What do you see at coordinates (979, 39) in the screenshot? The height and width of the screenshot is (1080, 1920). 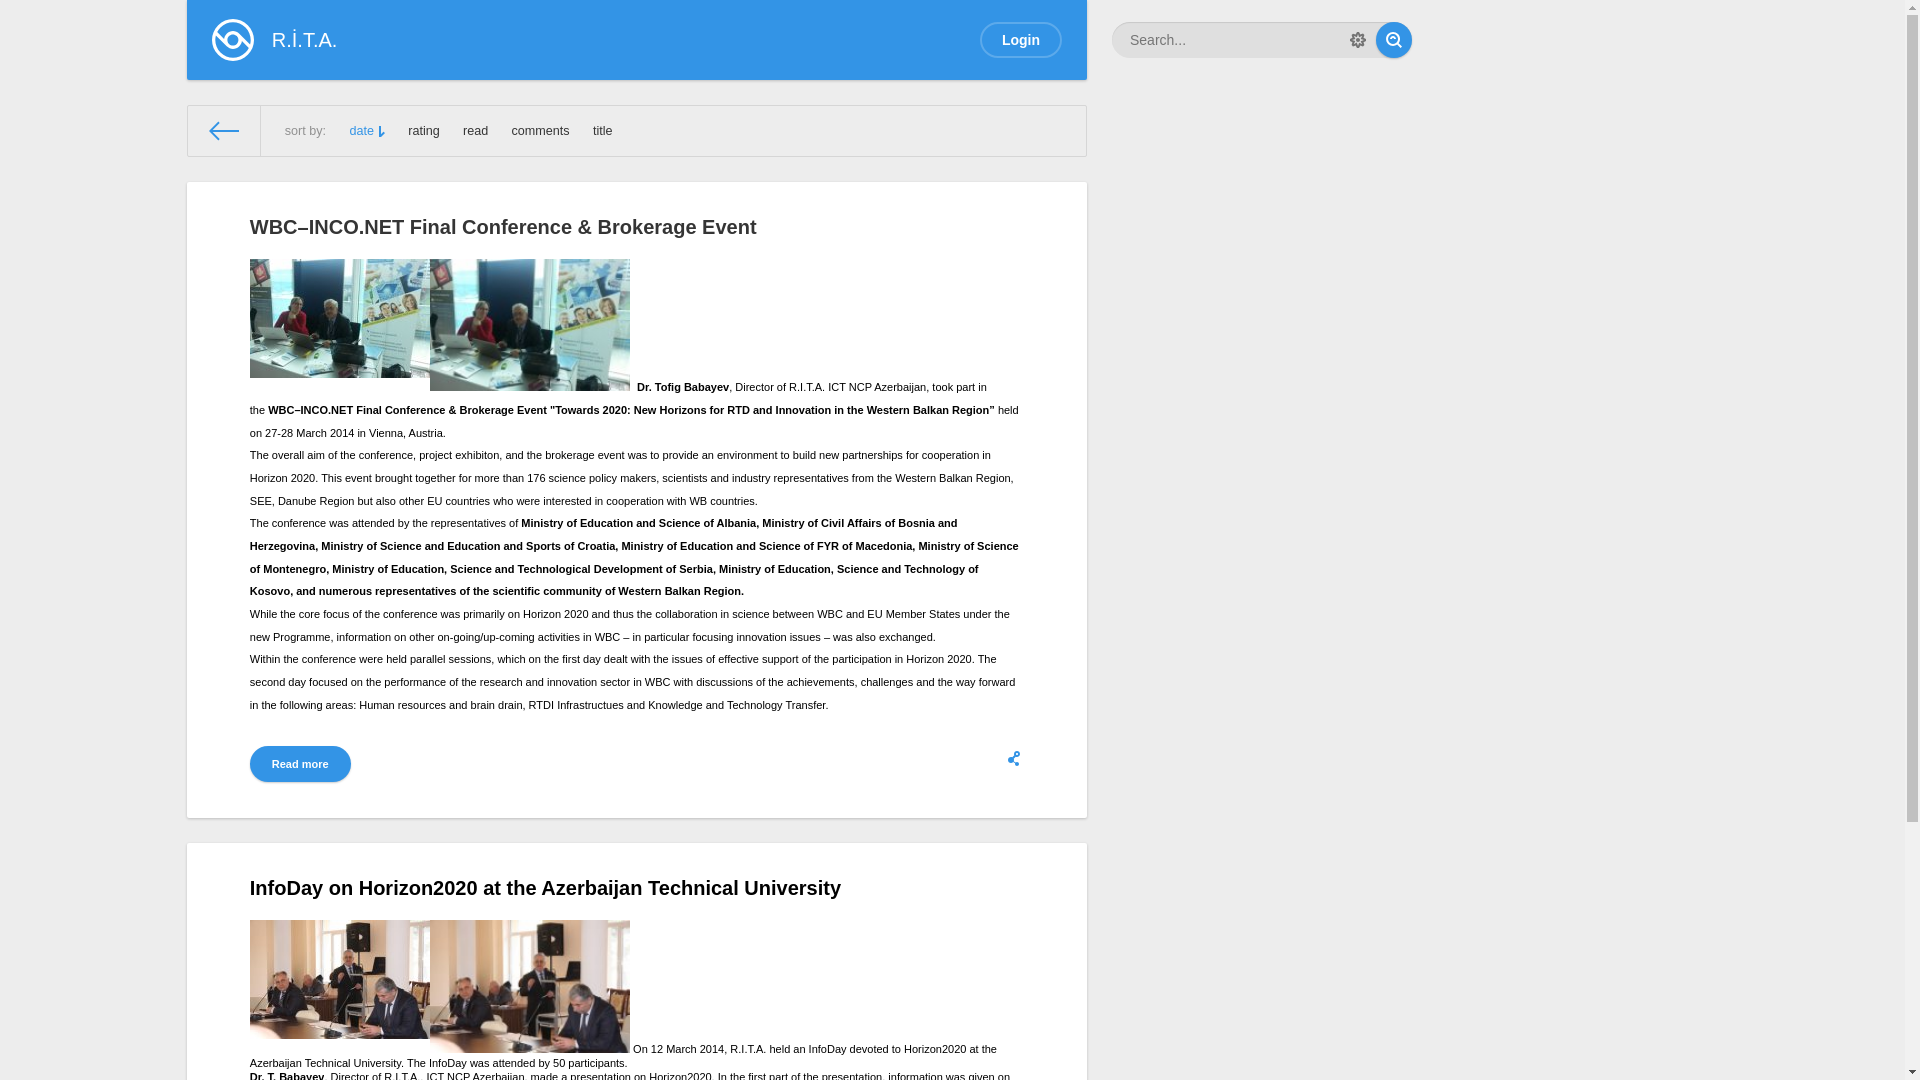 I see `'Login'` at bounding box center [979, 39].